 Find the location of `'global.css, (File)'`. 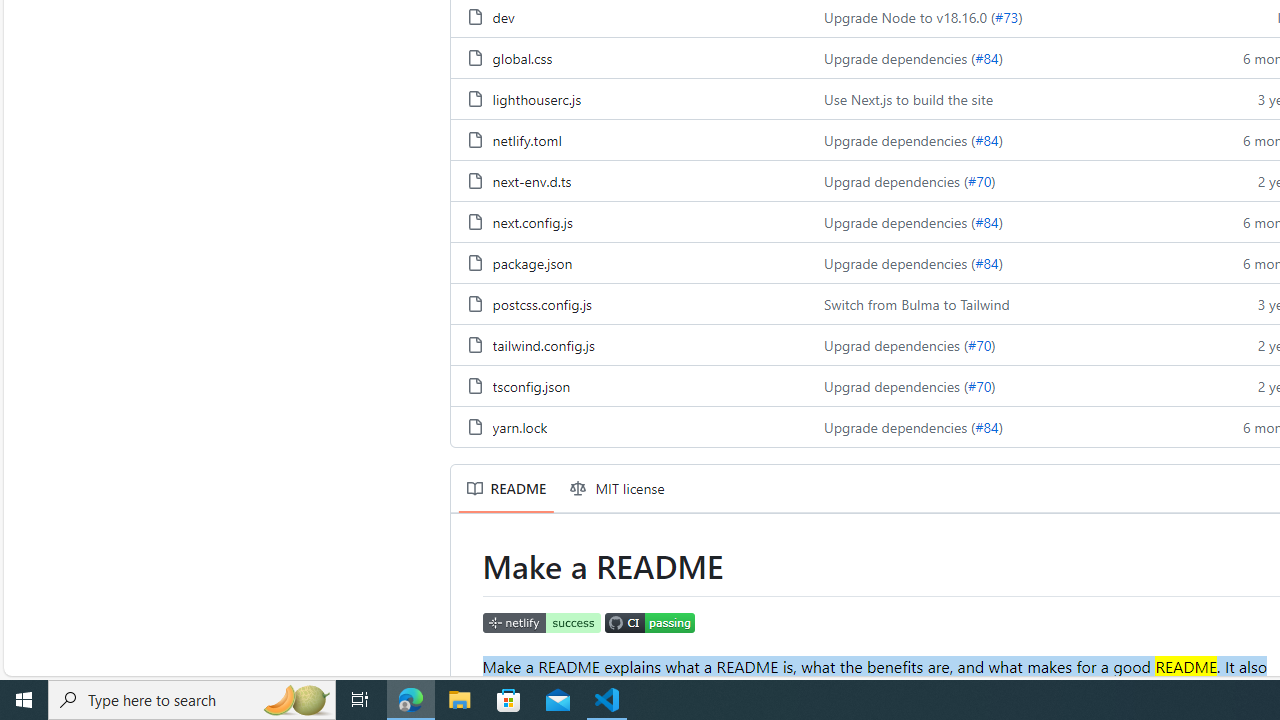

'global.css, (File)' is located at coordinates (522, 56).